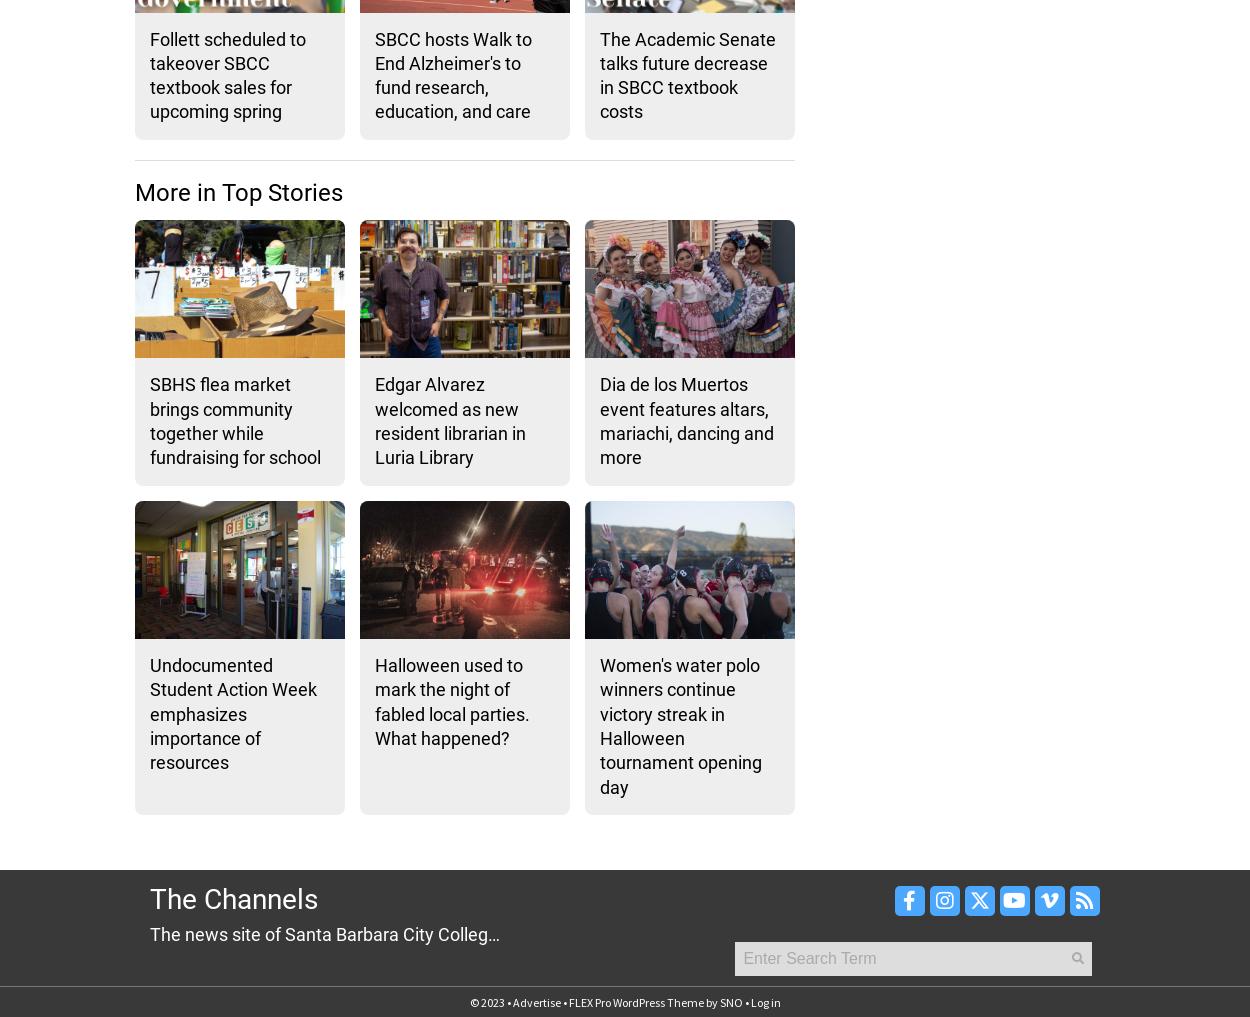 Image resolution: width=1250 pixels, height=1017 pixels. I want to click on 'by', so click(710, 1001).